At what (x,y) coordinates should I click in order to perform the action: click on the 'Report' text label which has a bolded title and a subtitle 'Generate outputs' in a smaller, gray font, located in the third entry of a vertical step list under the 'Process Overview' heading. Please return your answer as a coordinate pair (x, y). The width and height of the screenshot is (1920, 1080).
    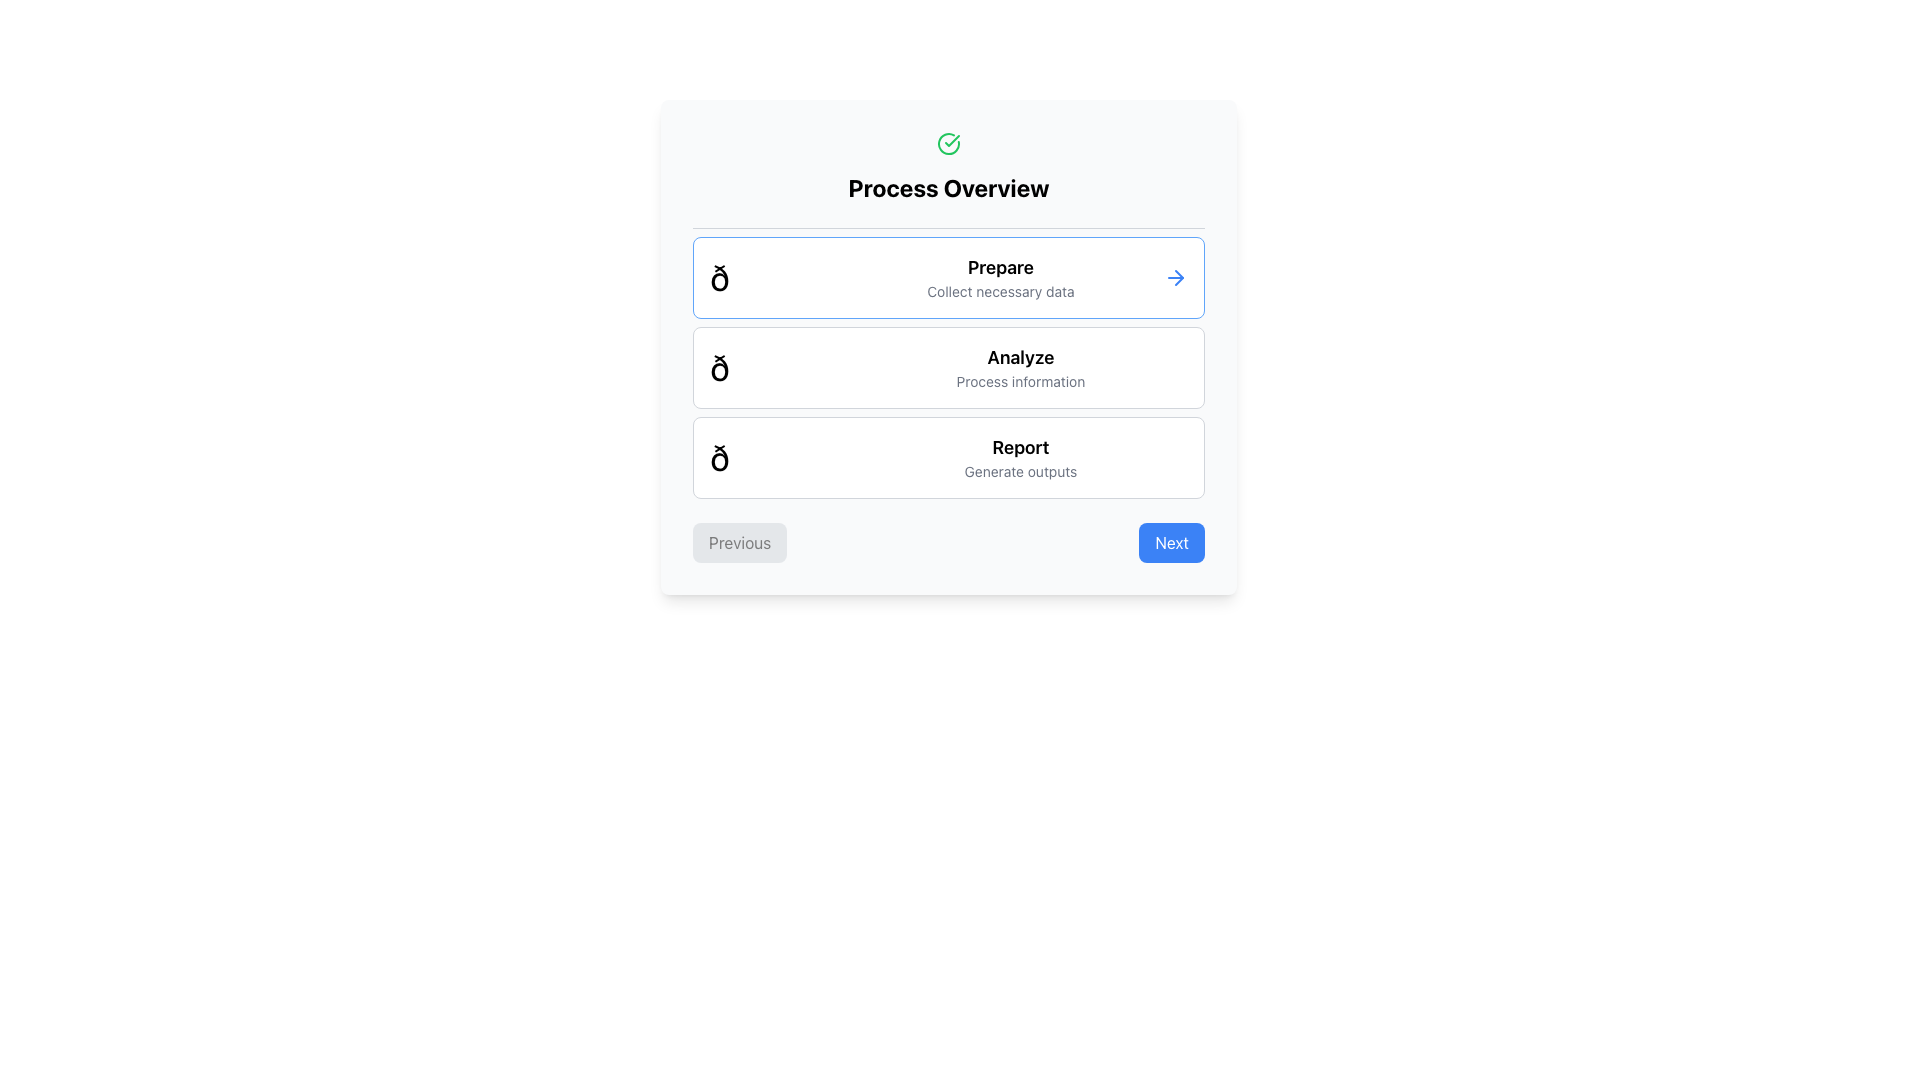
    Looking at the image, I should click on (1020, 458).